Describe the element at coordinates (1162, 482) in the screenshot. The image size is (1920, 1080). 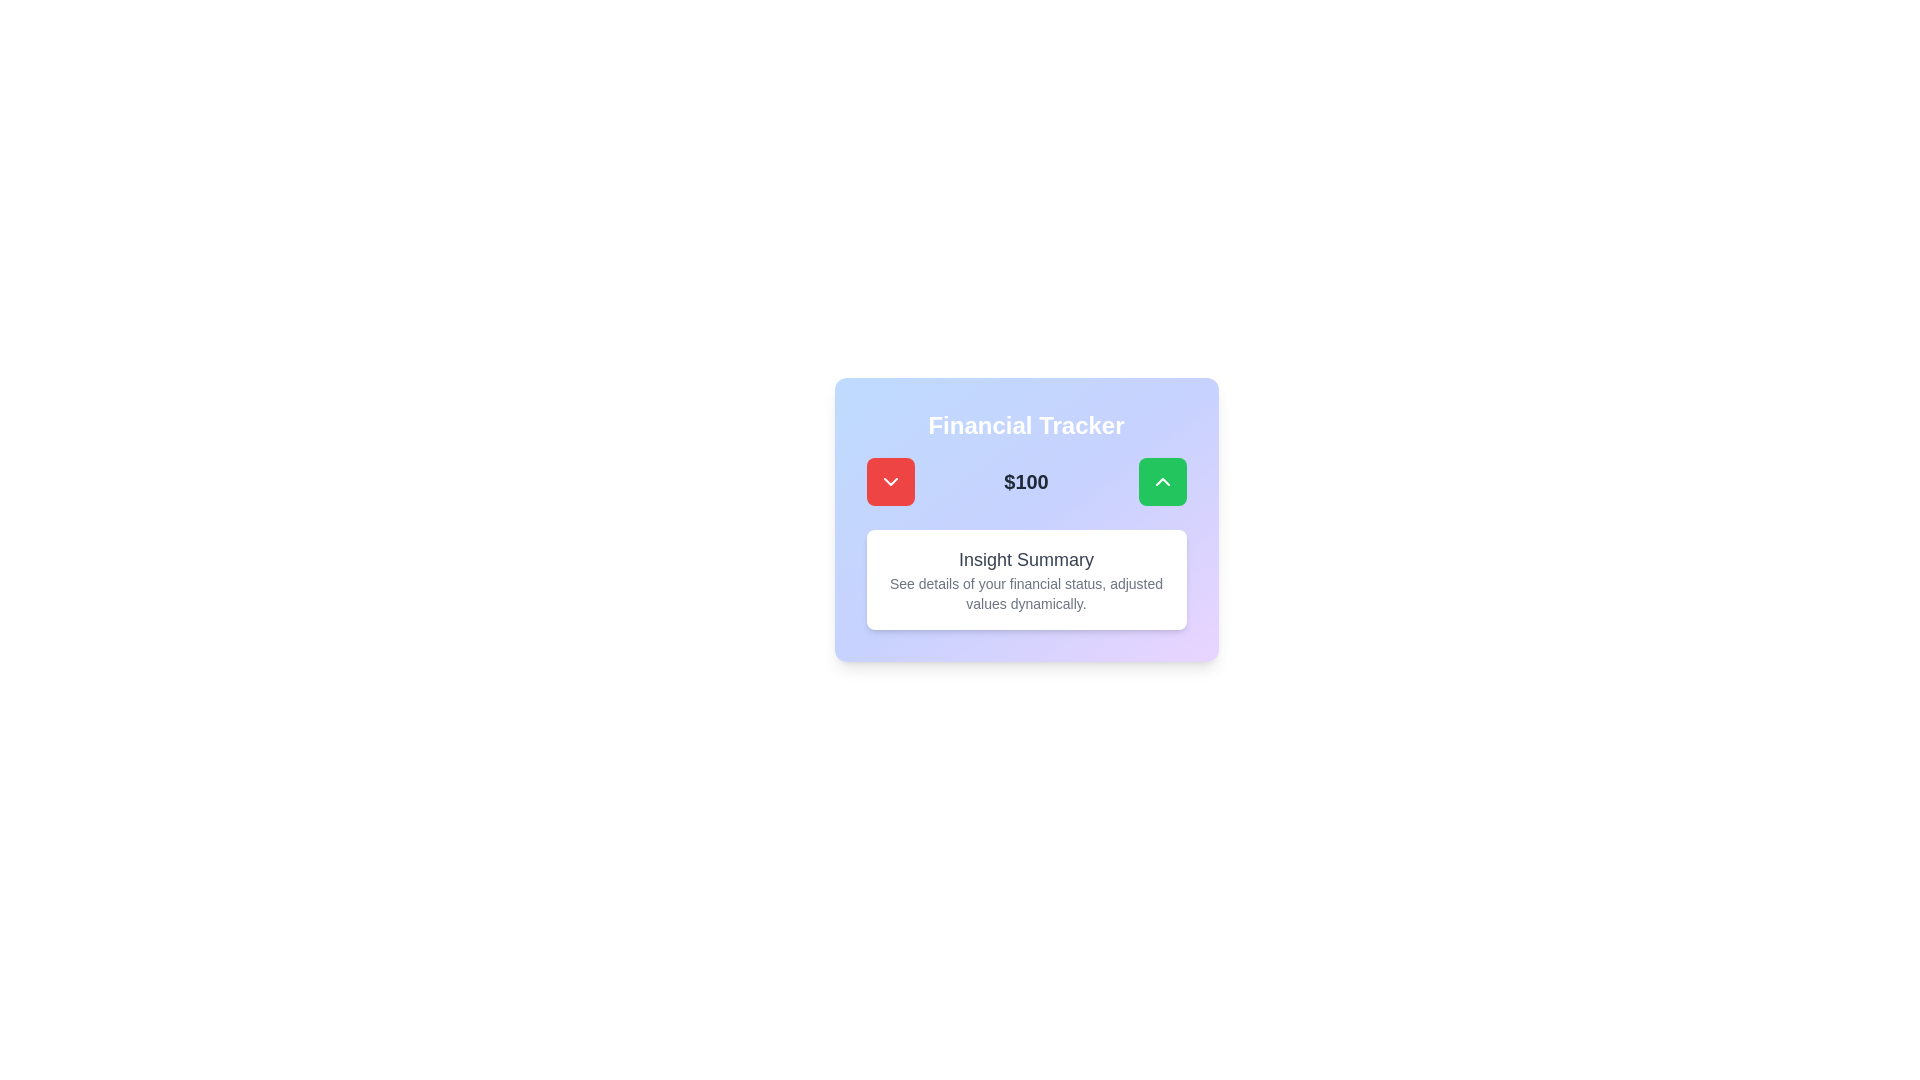
I see `the green chevron-up button located at the top-left of the 'Financial Tracker' card to receive feedback` at that location.